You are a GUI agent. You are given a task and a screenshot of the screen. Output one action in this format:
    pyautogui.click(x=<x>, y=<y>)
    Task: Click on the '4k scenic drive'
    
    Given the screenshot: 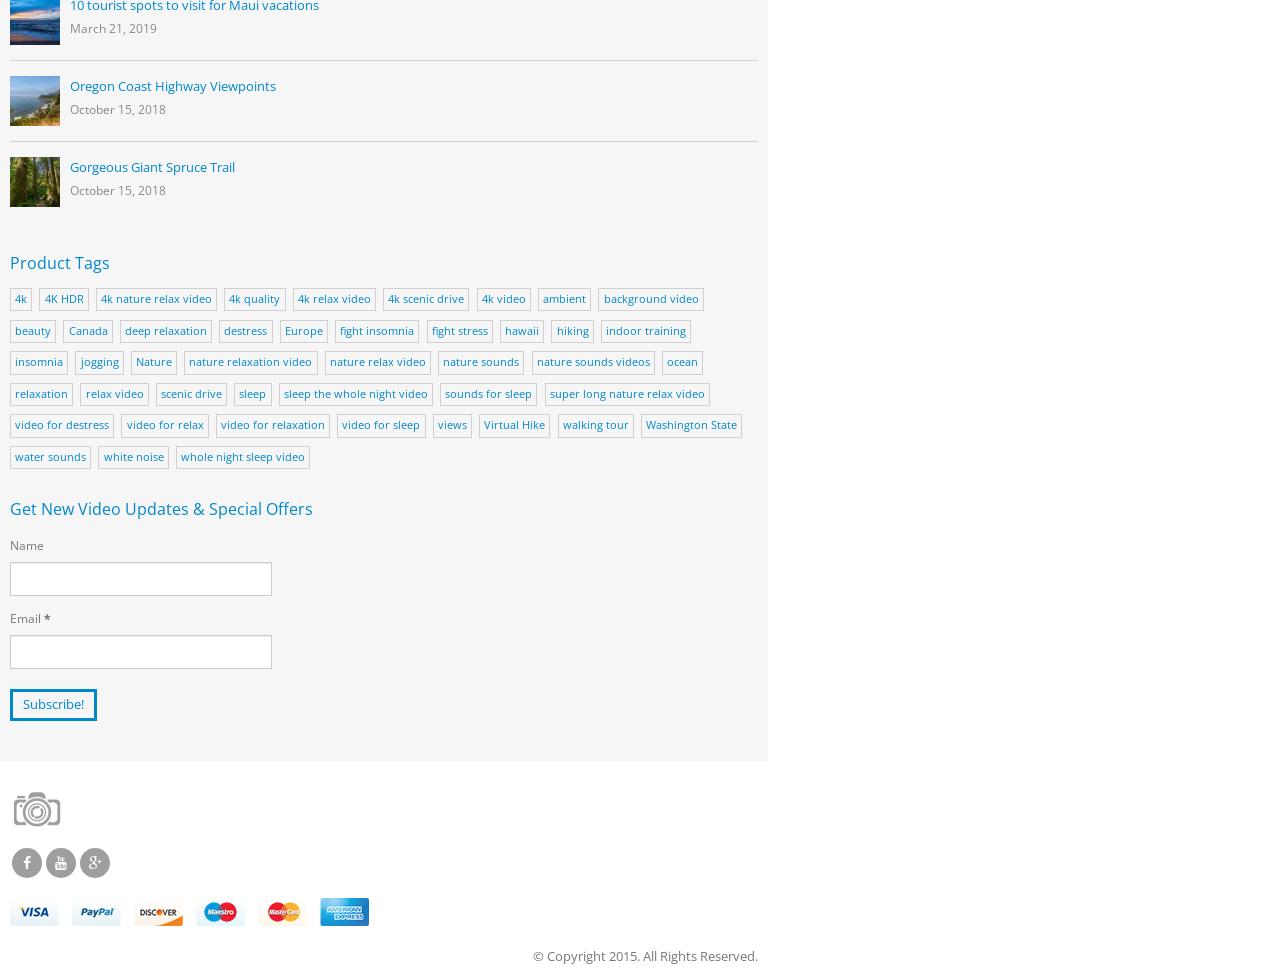 What is the action you would take?
    pyautogui.click(x=426, y=298)
    